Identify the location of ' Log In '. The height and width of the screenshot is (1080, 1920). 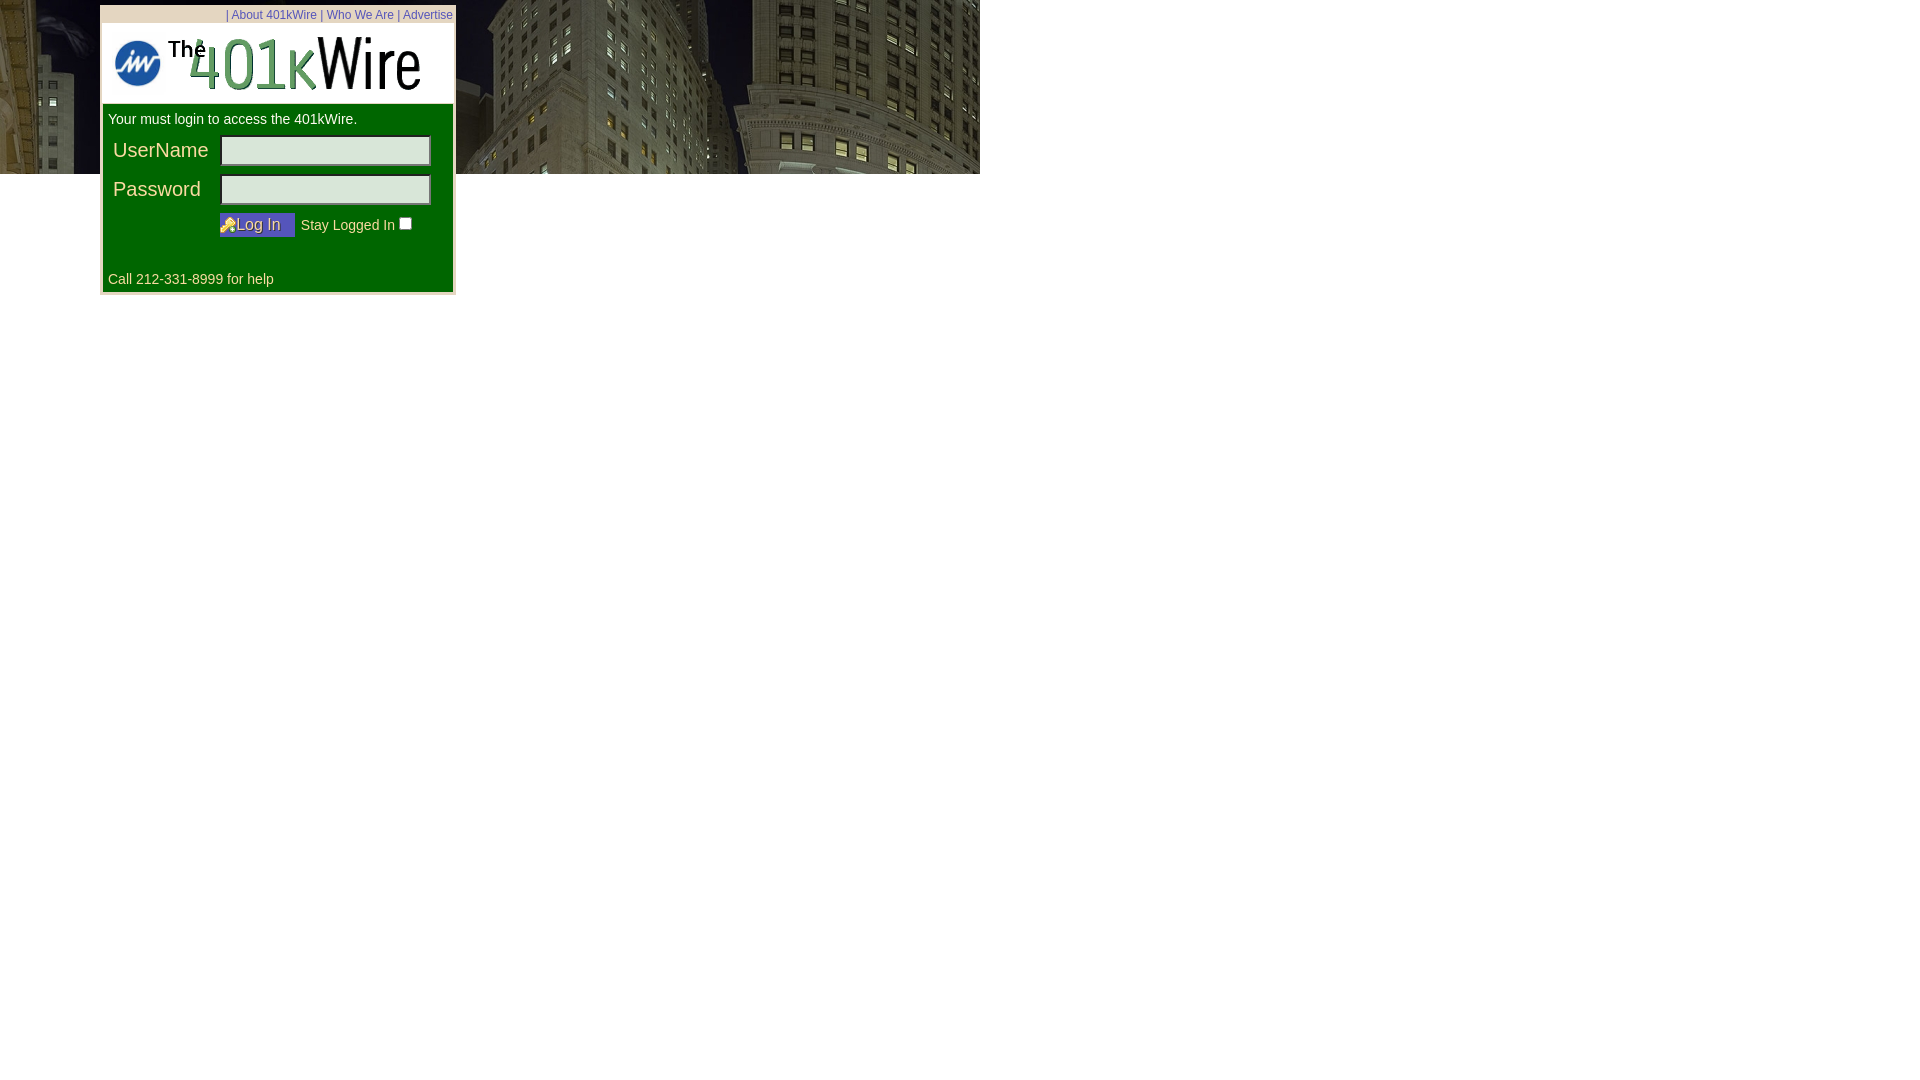
(256, 224).